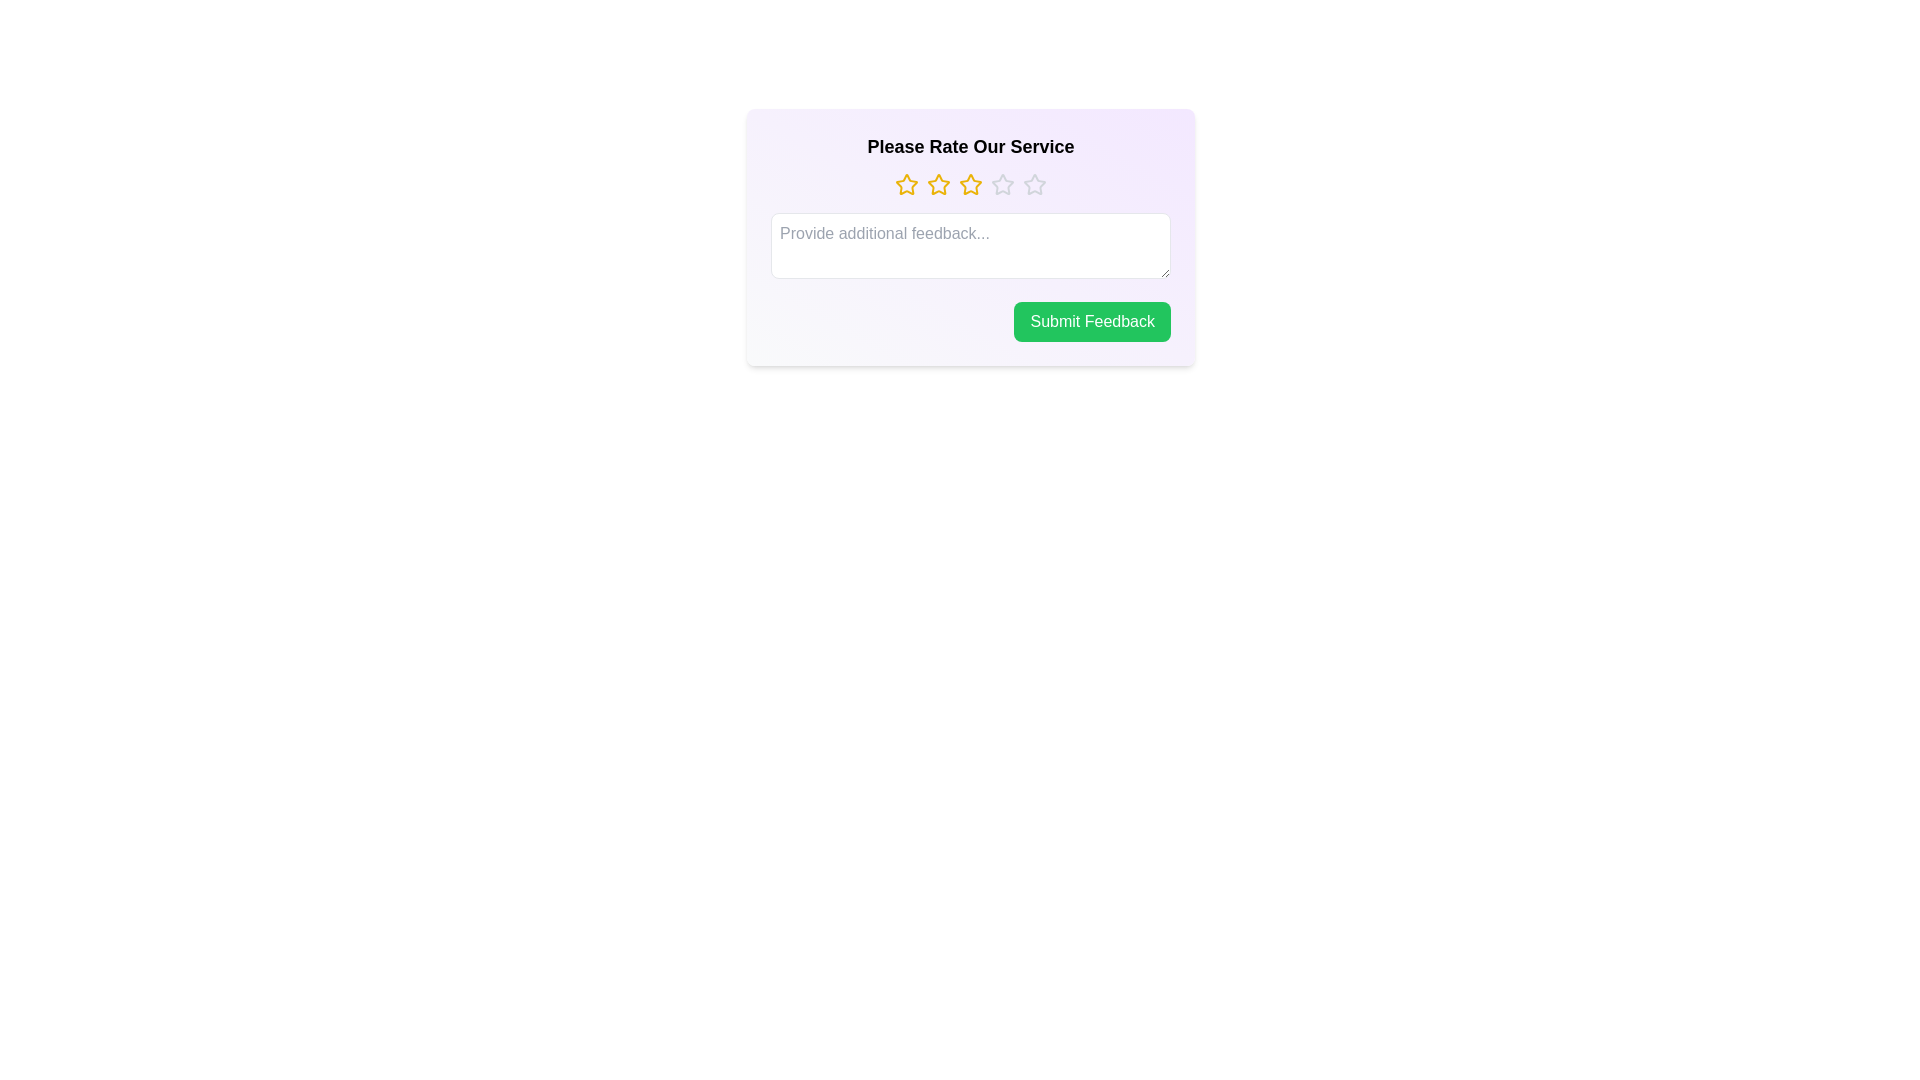  Describe the element at coordinates (938, 185) in the screenshot. I see `the star corresponding to the 2 value to set the rating` at that location.